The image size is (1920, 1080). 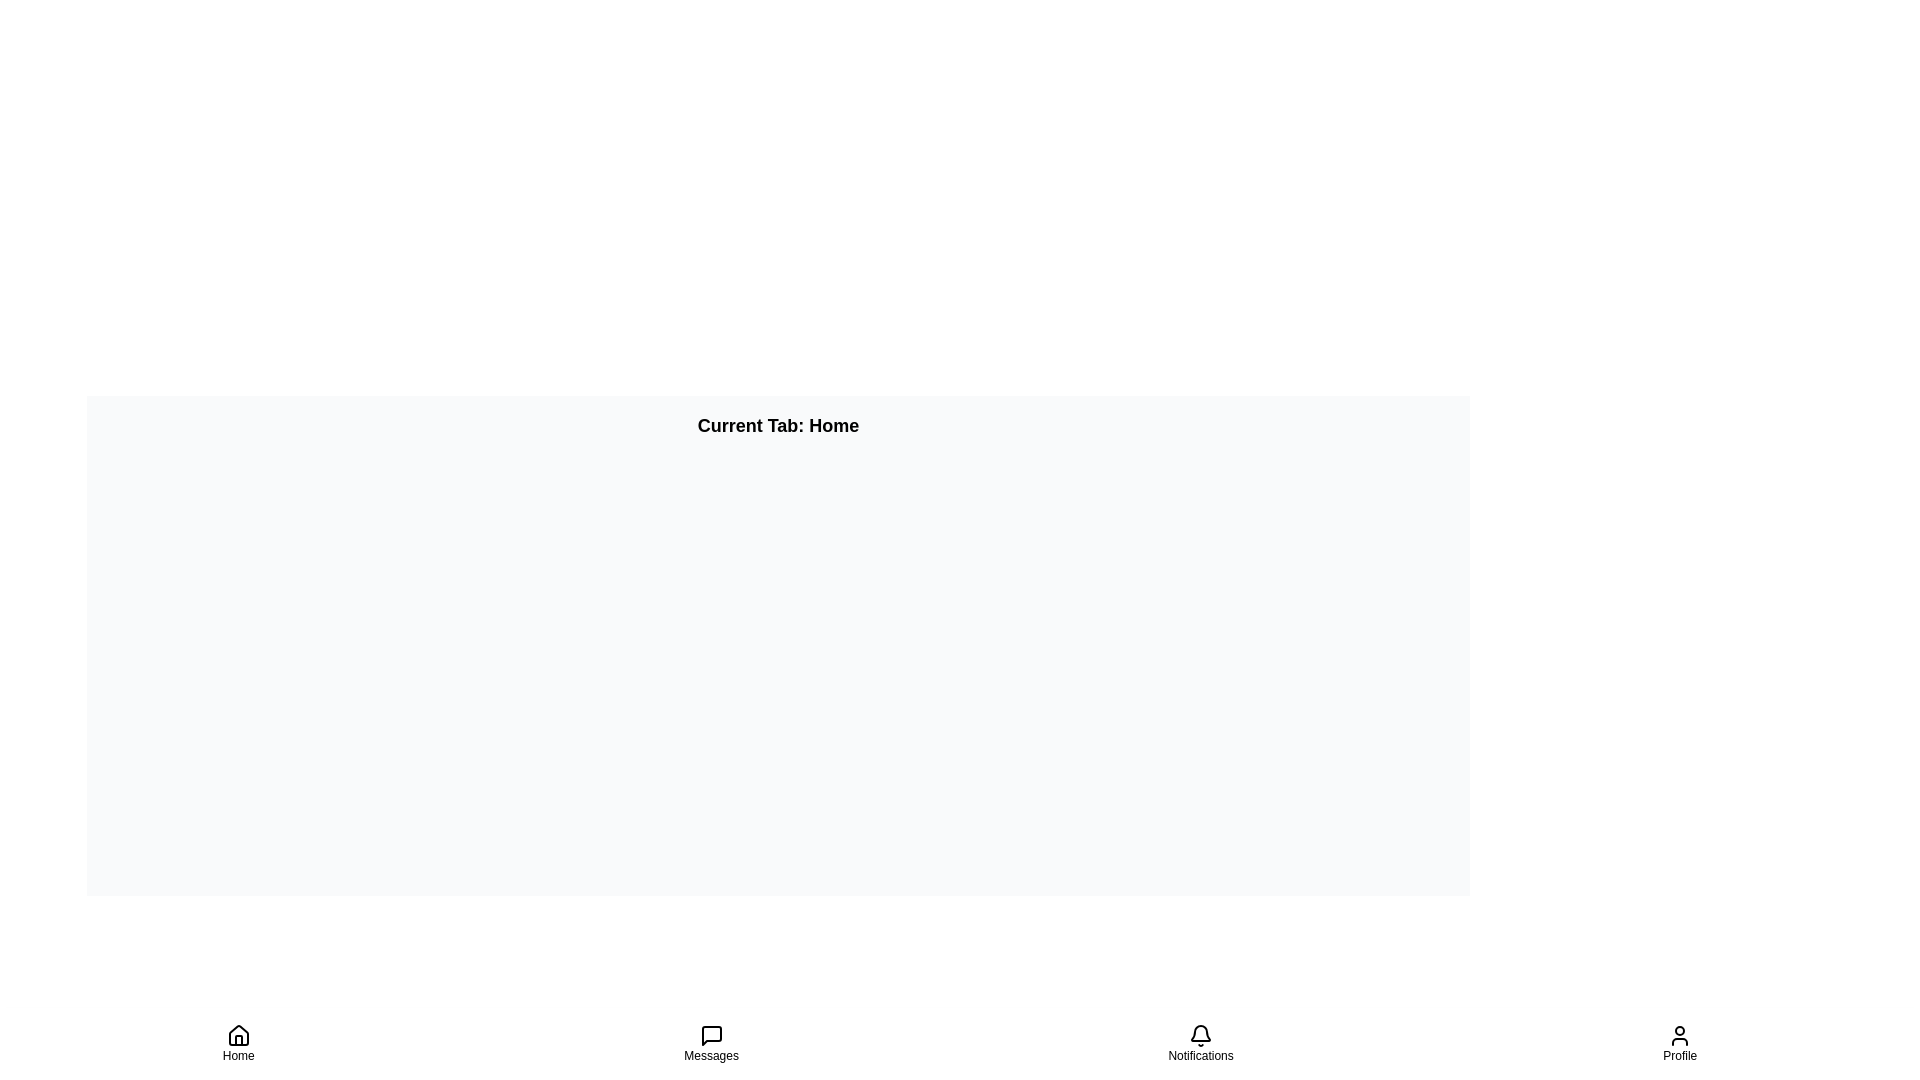 What do you see at coordinates (711, 1043) in the screenshot?
I see `the 'Messages' button, which features a message bubble icon above the text label 'Messages', located in the bottom navigation bar` at bounding box center [711, 1043].